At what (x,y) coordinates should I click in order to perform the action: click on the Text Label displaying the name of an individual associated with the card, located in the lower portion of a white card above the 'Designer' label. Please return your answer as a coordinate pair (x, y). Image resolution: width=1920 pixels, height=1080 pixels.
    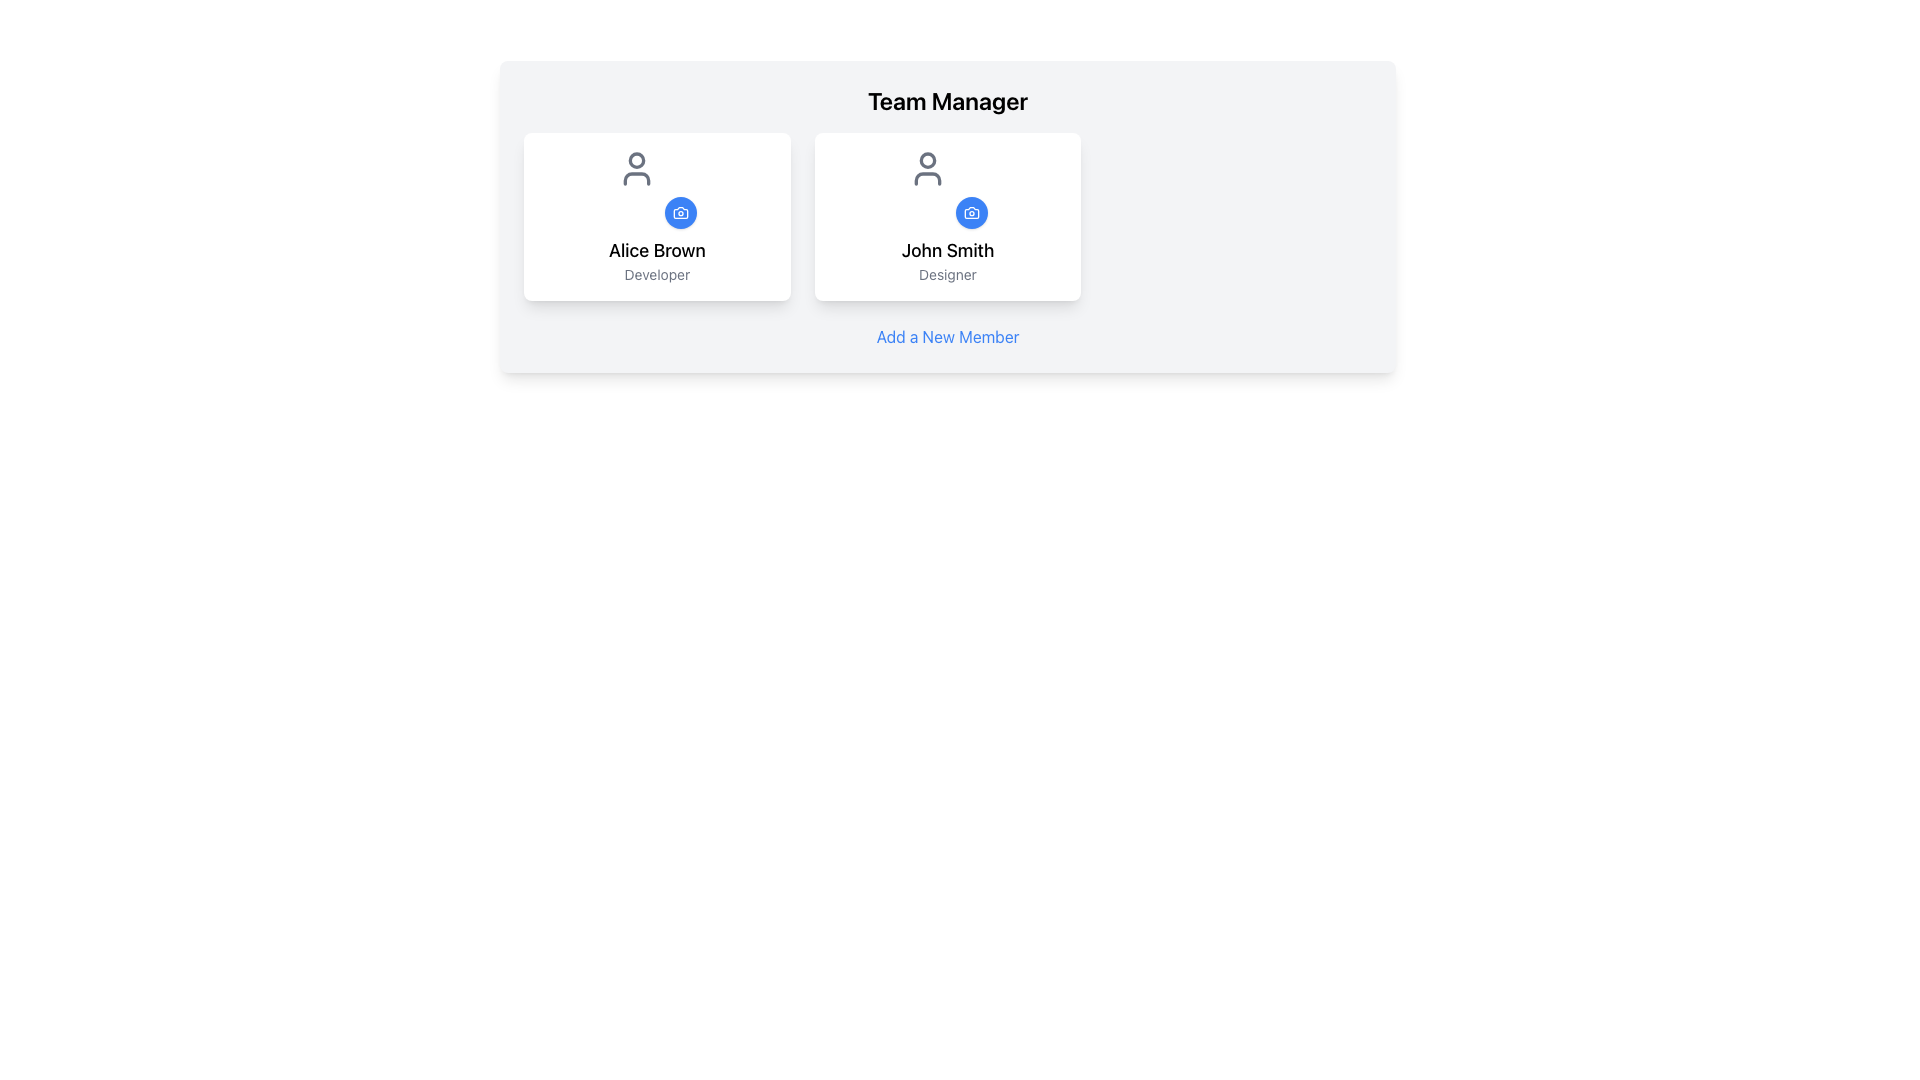
    Looking at the image, I should click on (946, 249).